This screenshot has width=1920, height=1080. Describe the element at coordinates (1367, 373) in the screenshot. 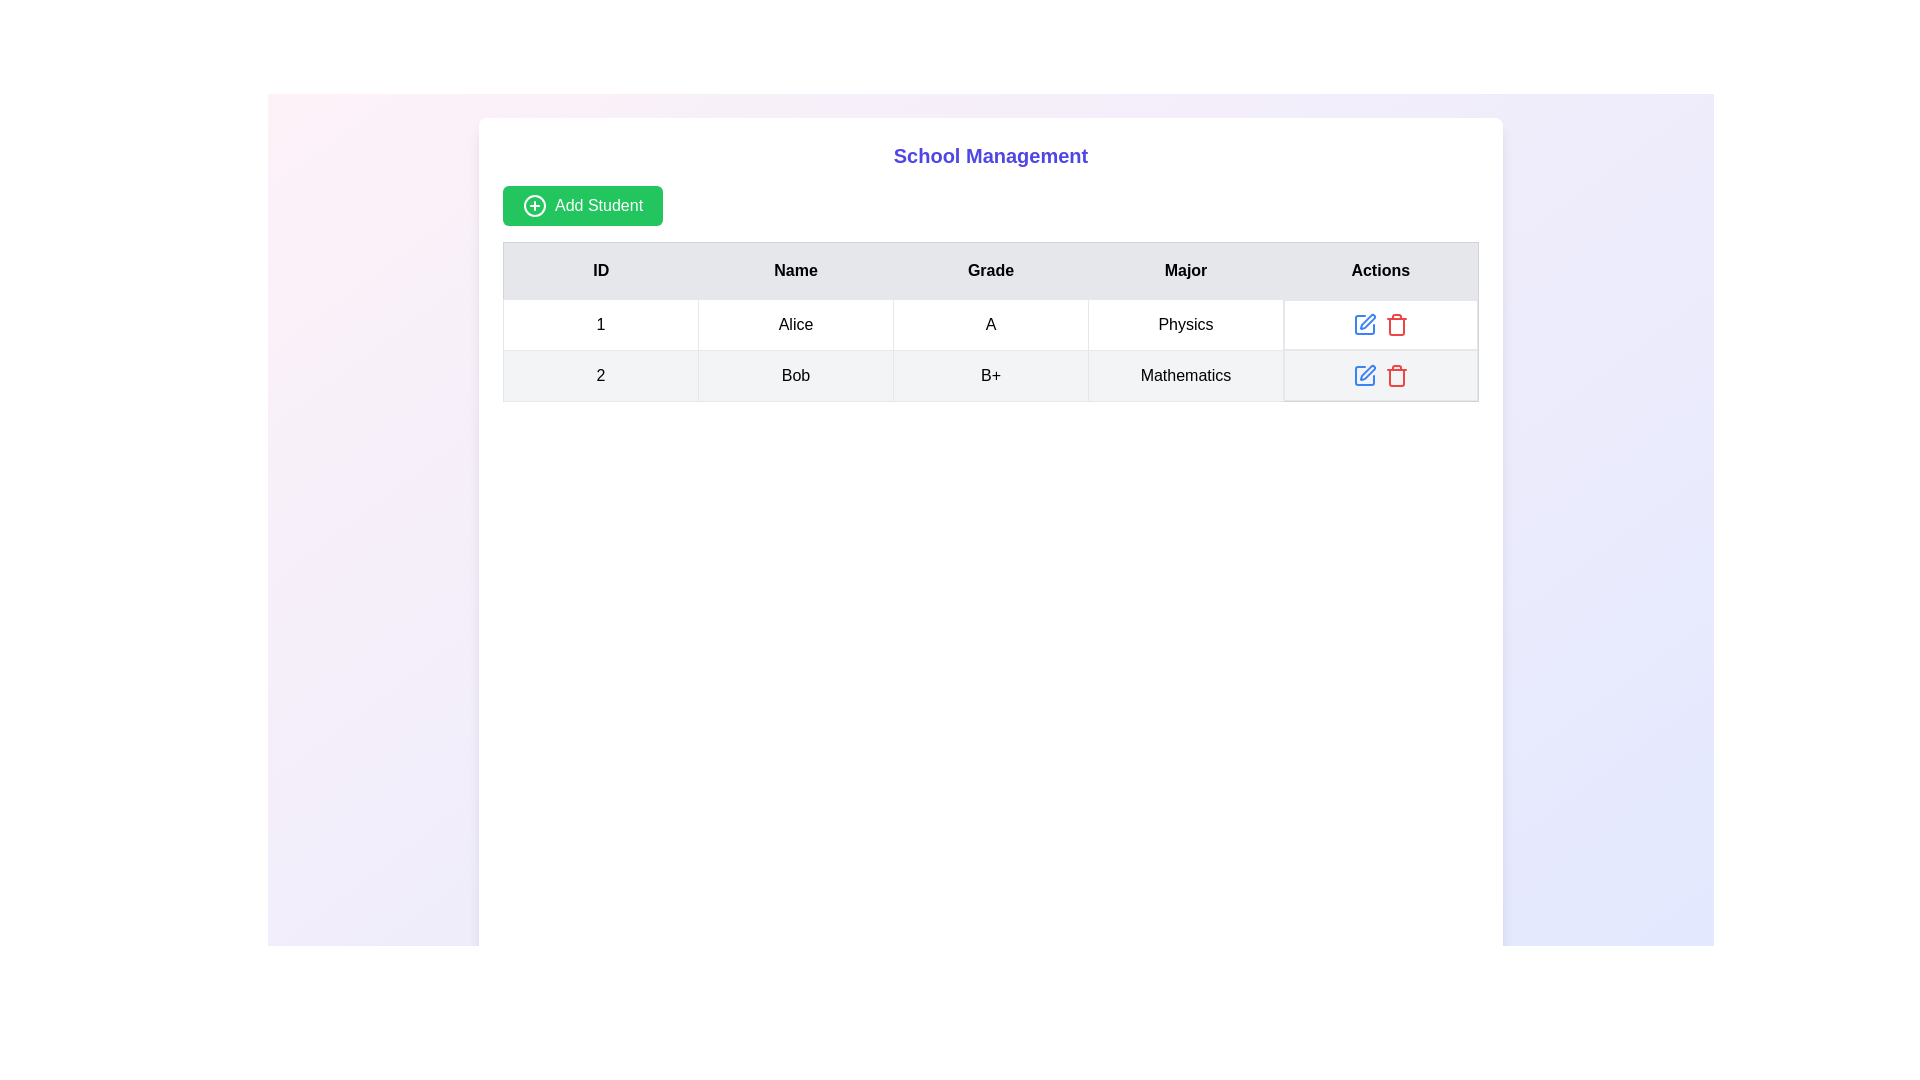

I see `the Edit icon button, which is a small SVG icon resembling a pen, located in the 'Actions' column of the second row associated with 'Bob', 'Mathematics'` at that location.